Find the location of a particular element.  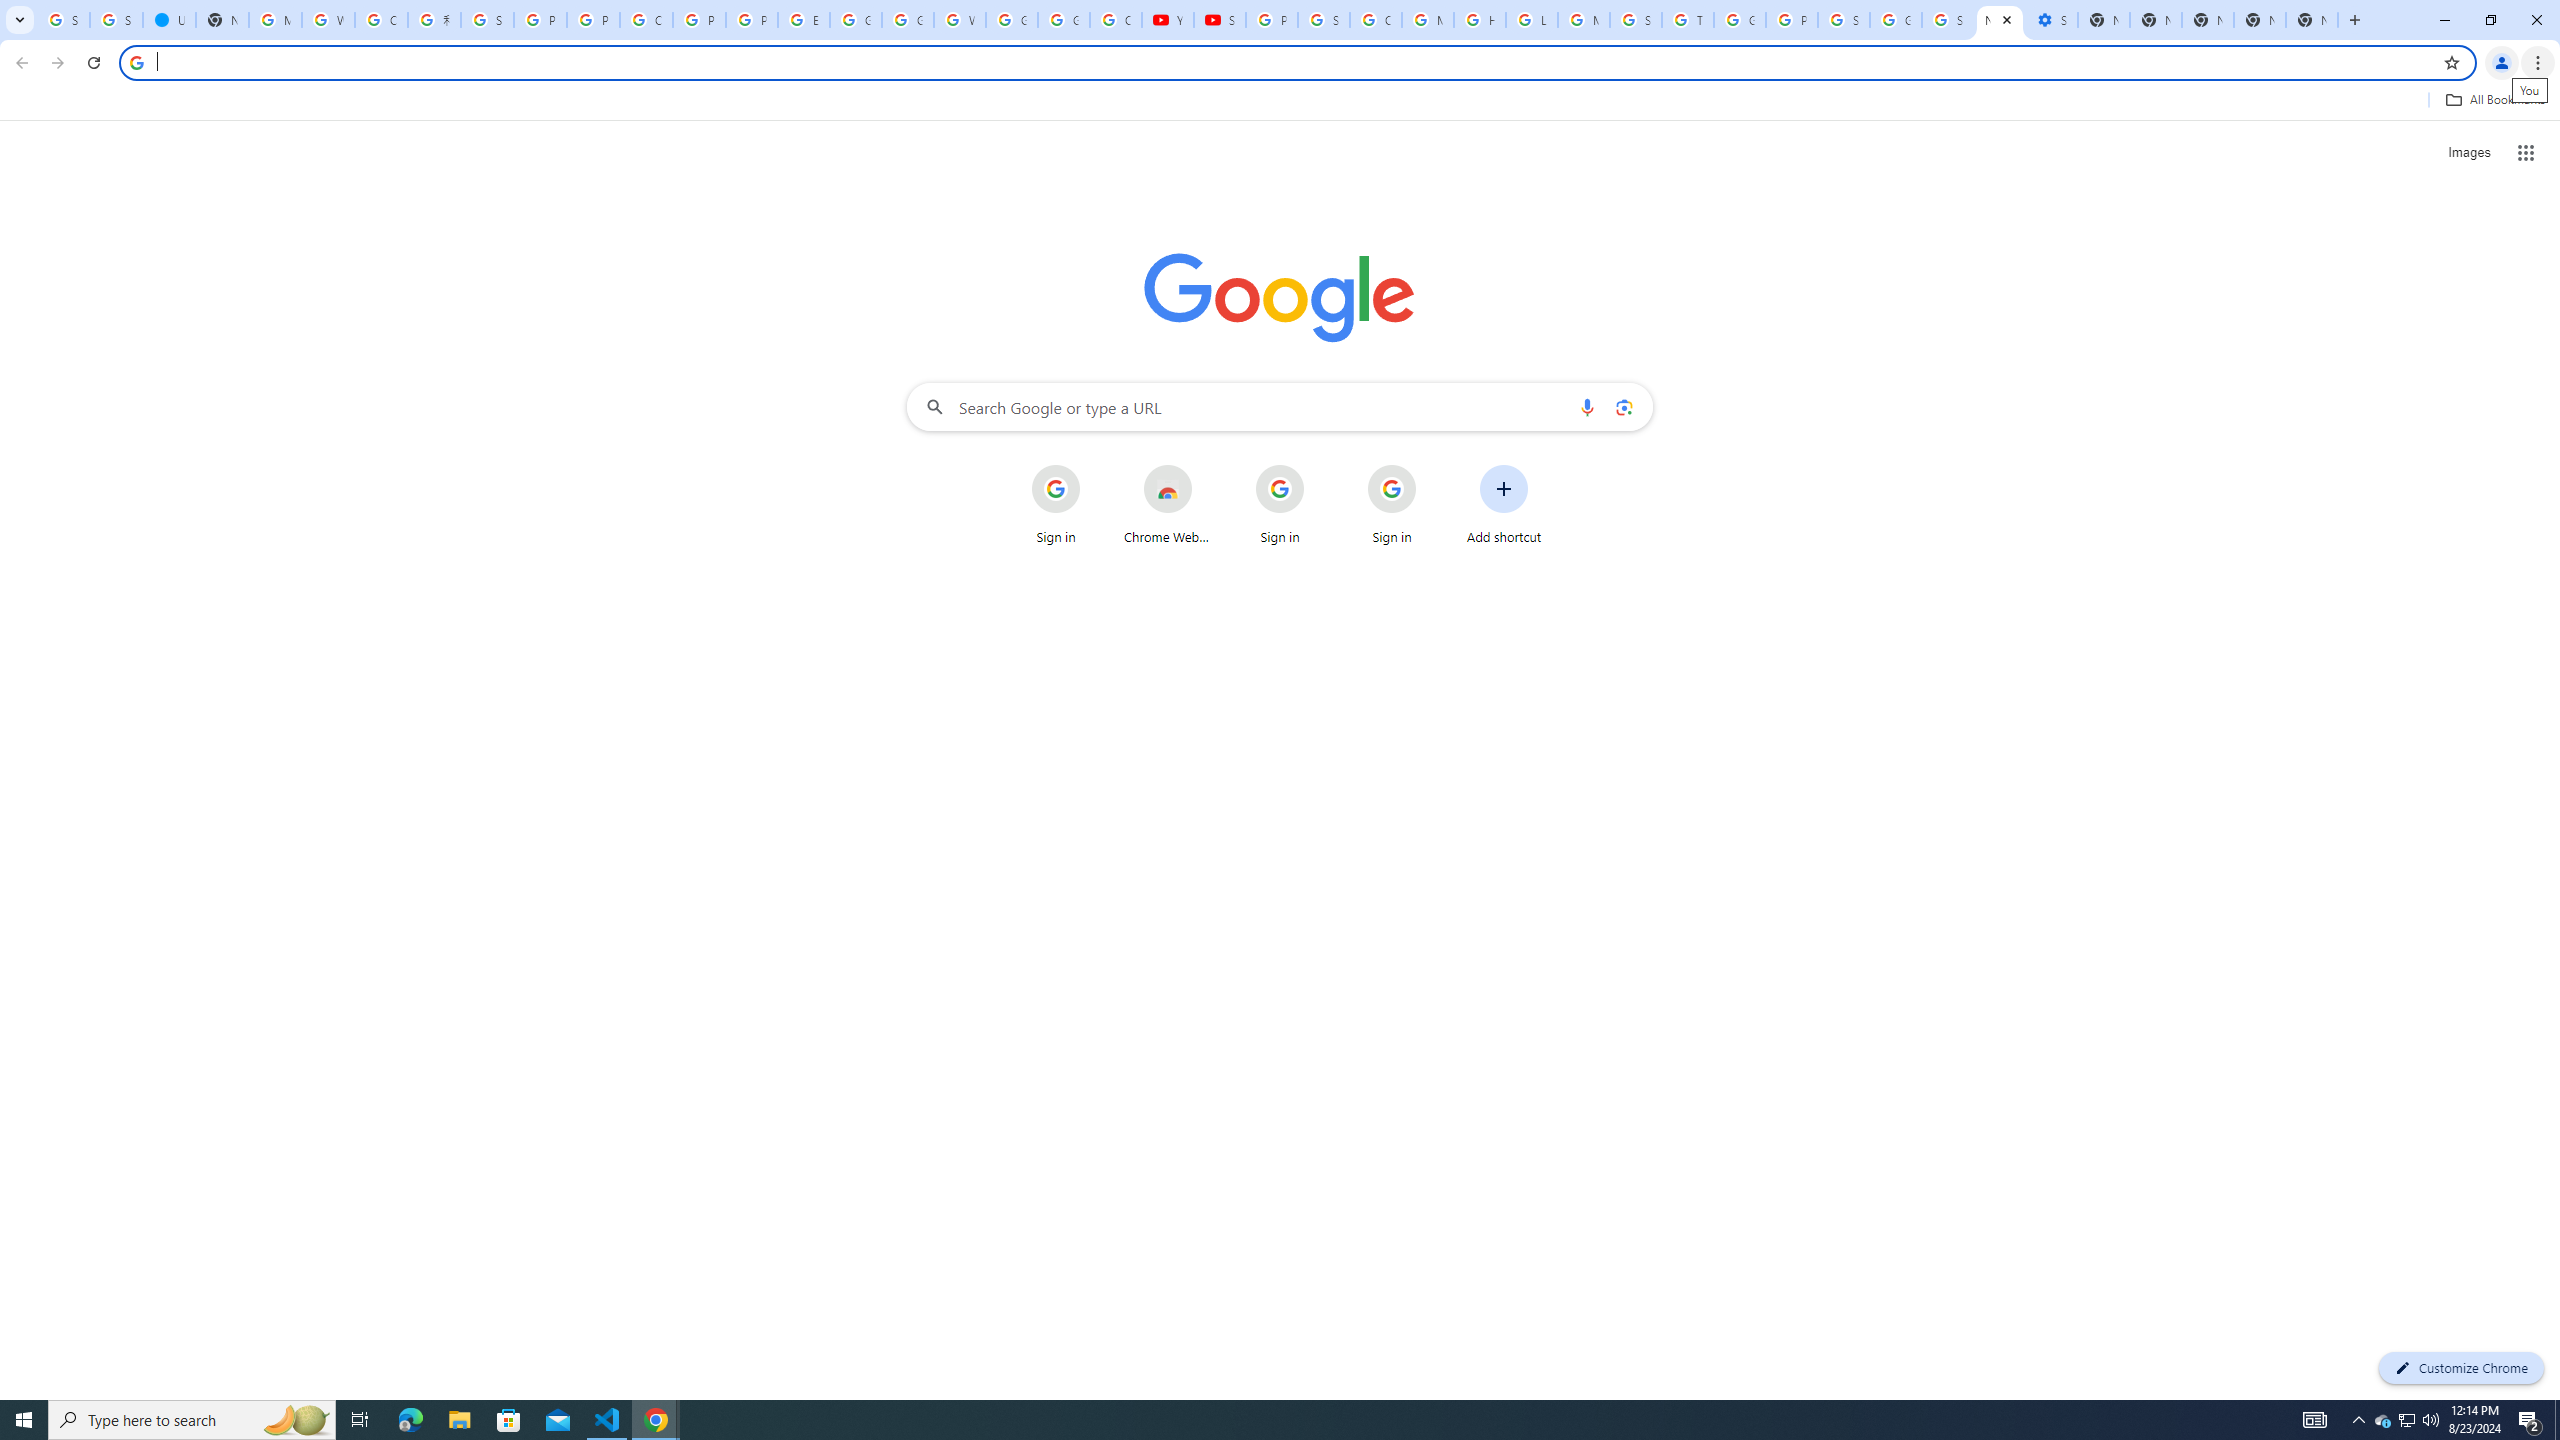

'Trusted Information and Content - Google Safety Center' is located at coordinates (1687, 19).